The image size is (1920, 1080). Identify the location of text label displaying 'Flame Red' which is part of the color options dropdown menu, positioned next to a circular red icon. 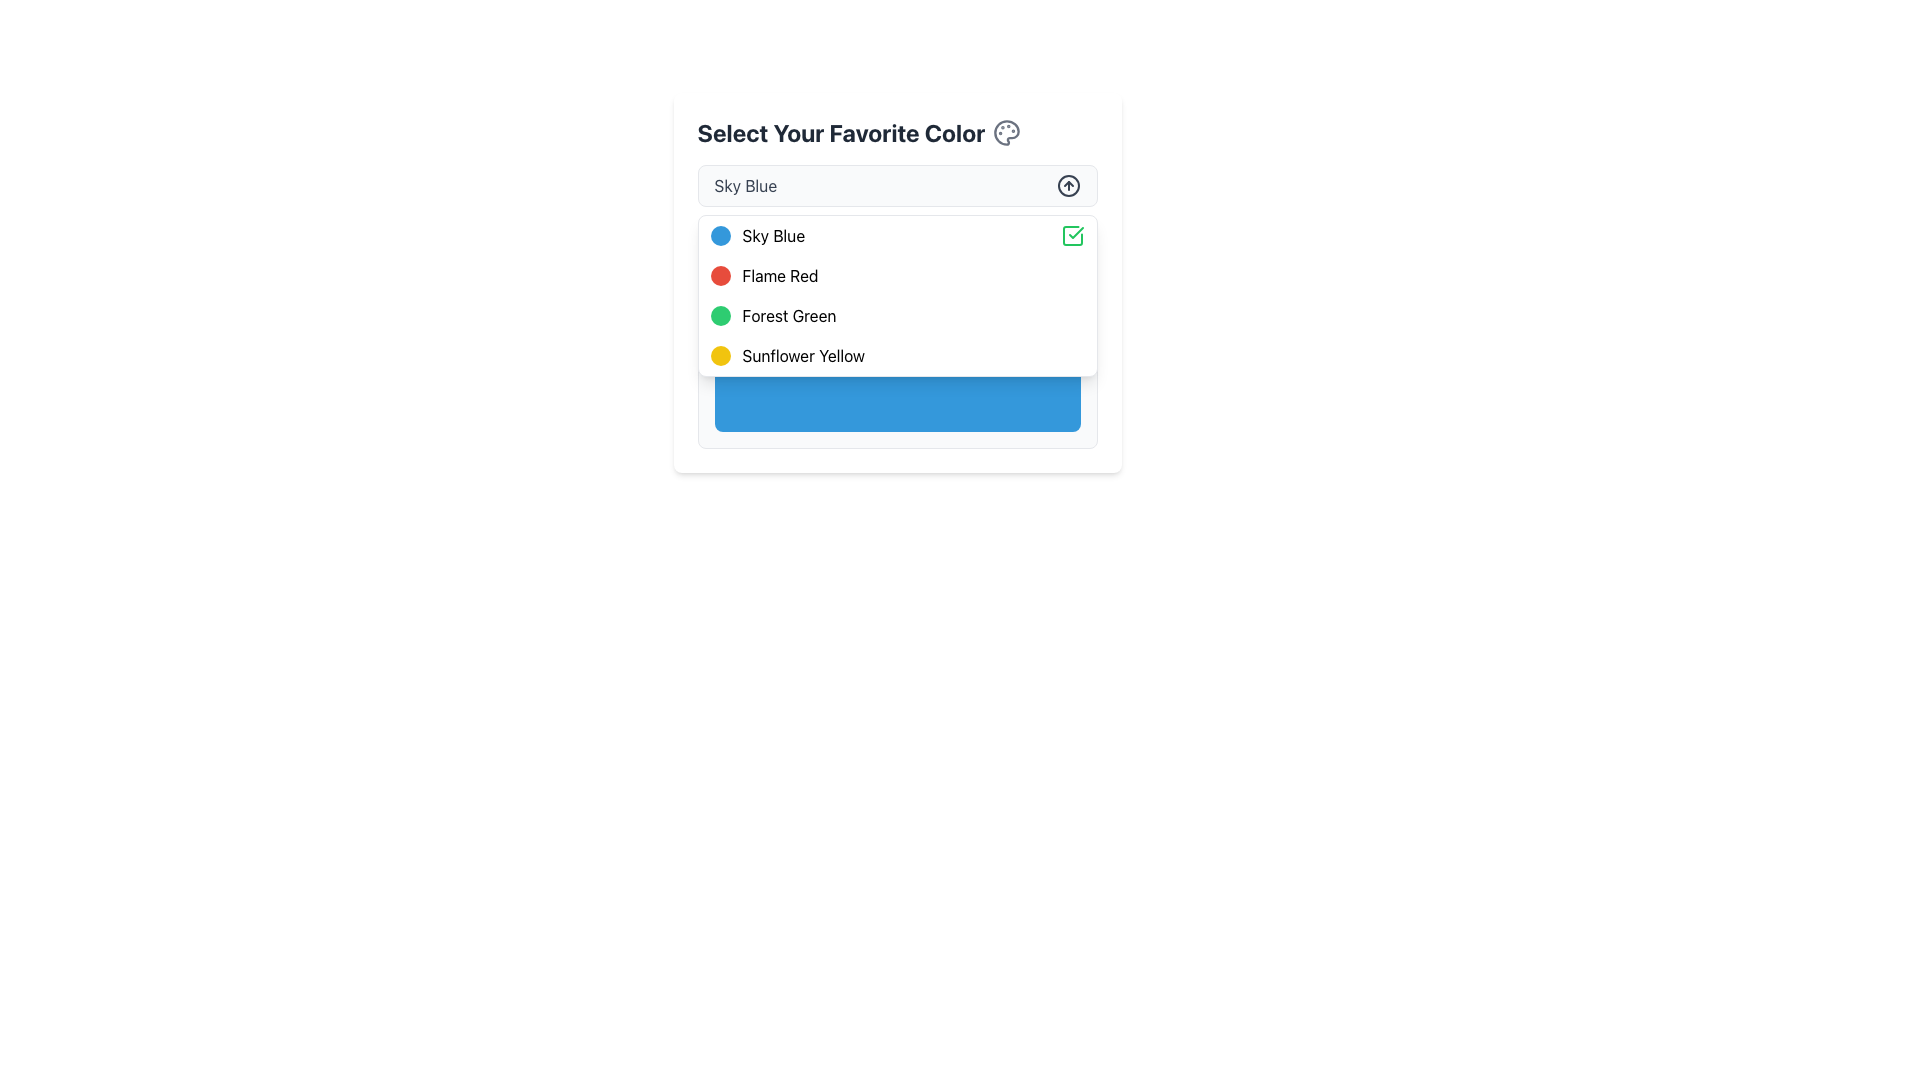
(779, 276).